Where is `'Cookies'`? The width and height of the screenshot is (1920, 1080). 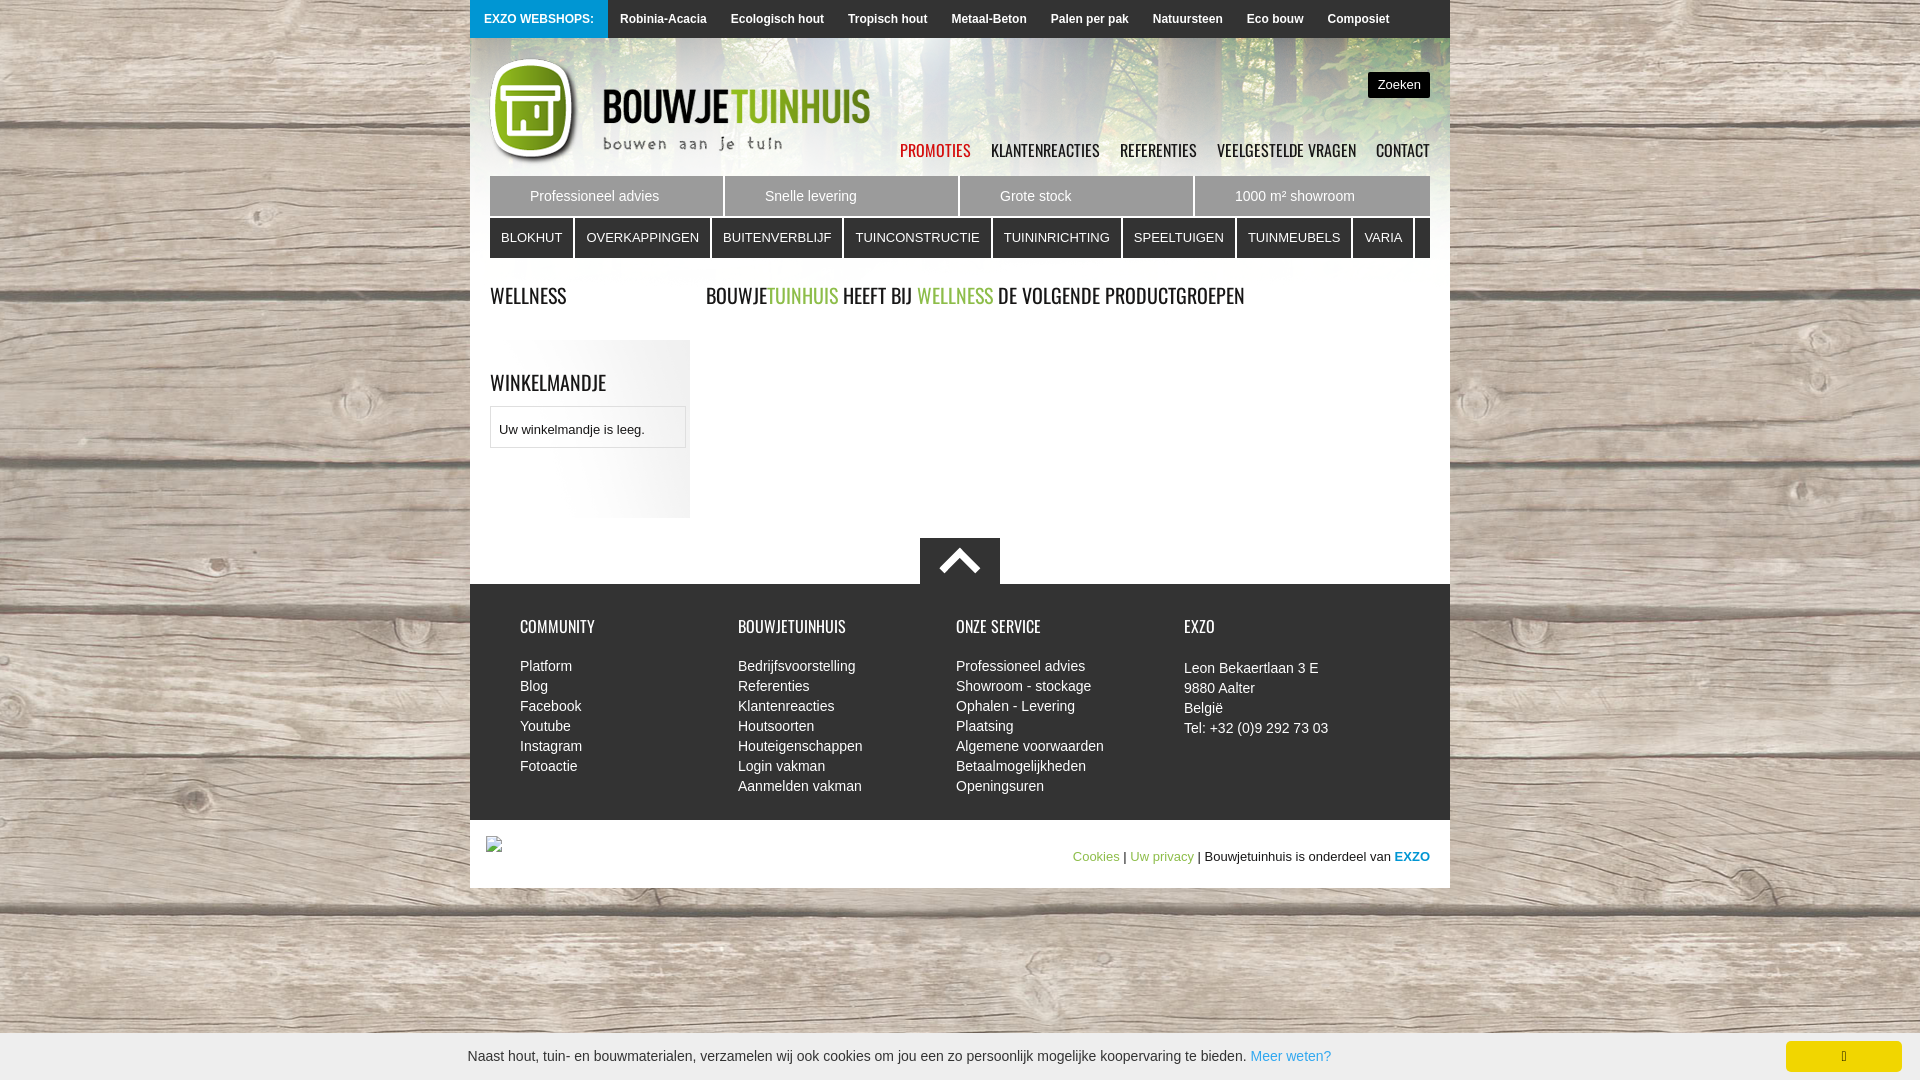 'Cookies' is located at coordinates (1095, 855).